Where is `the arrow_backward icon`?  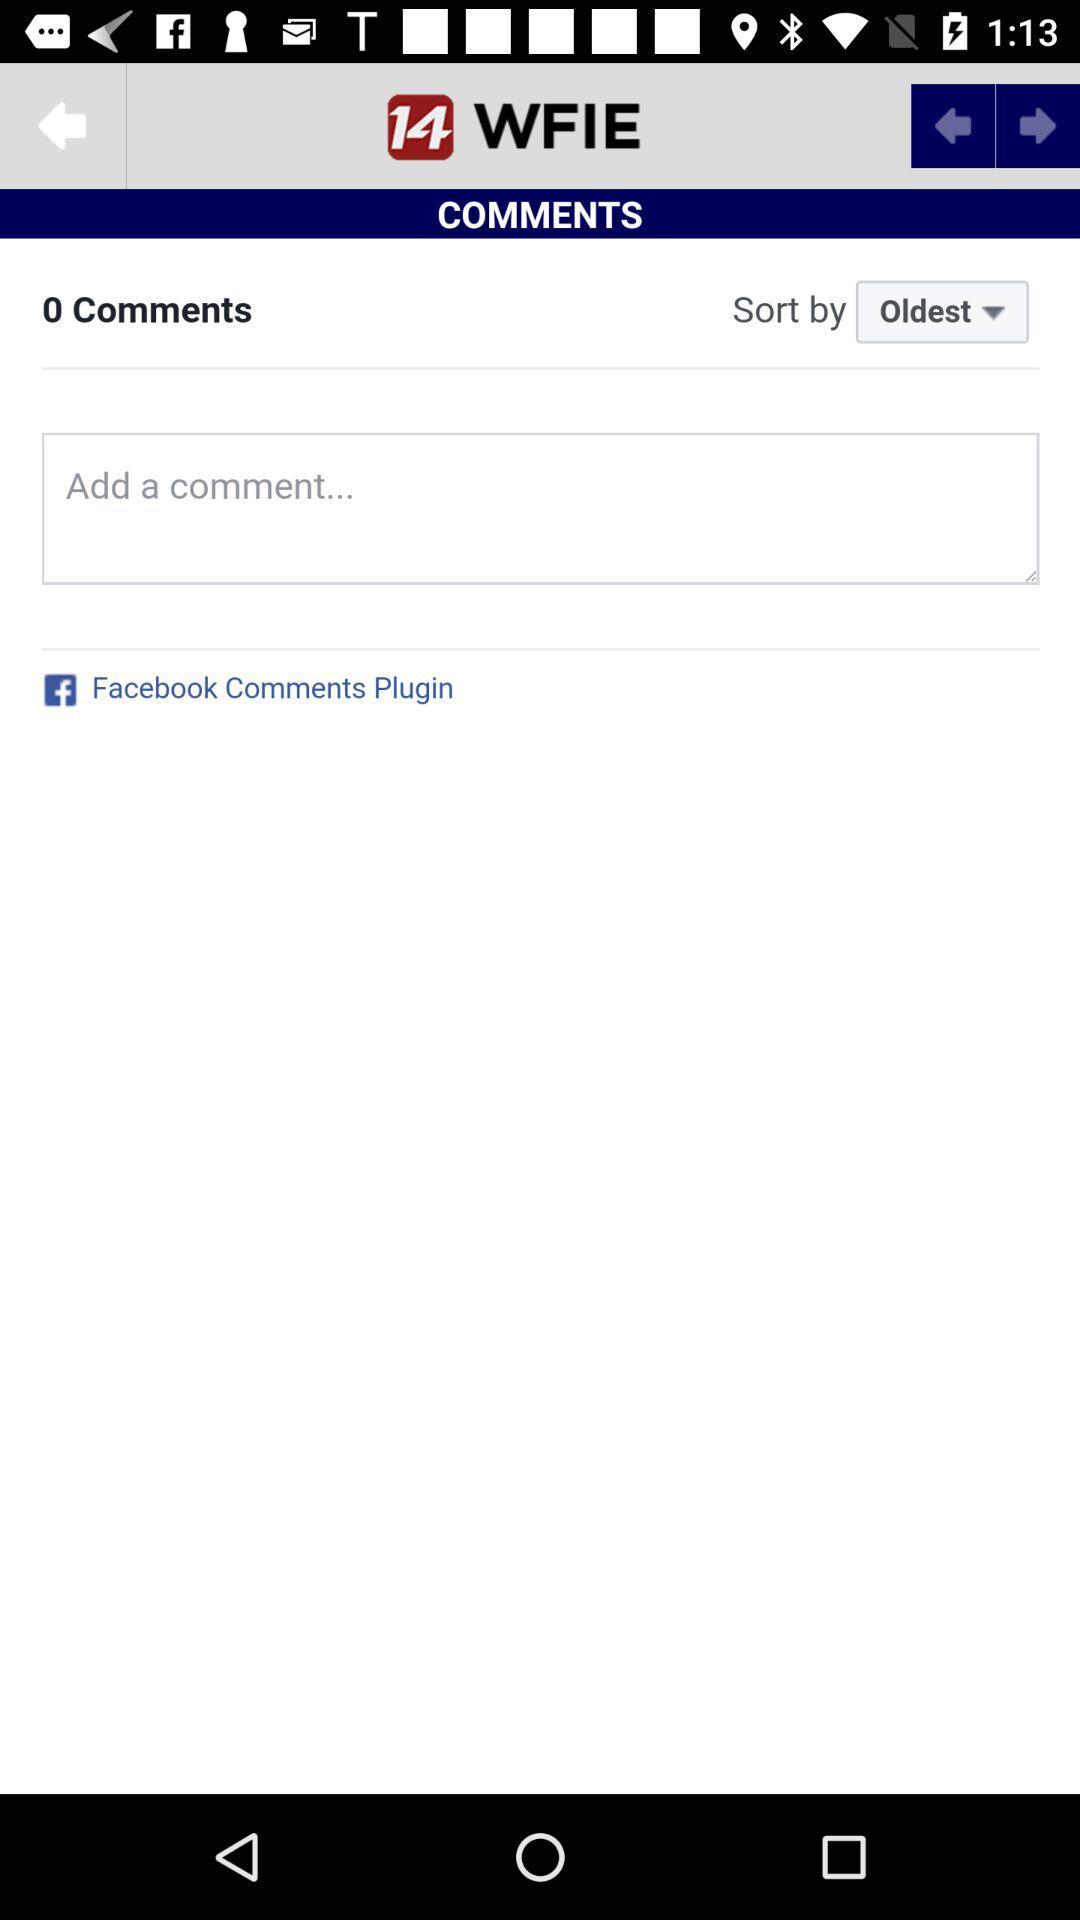
the arrow_backward icon is located at coordinates (61, 124).